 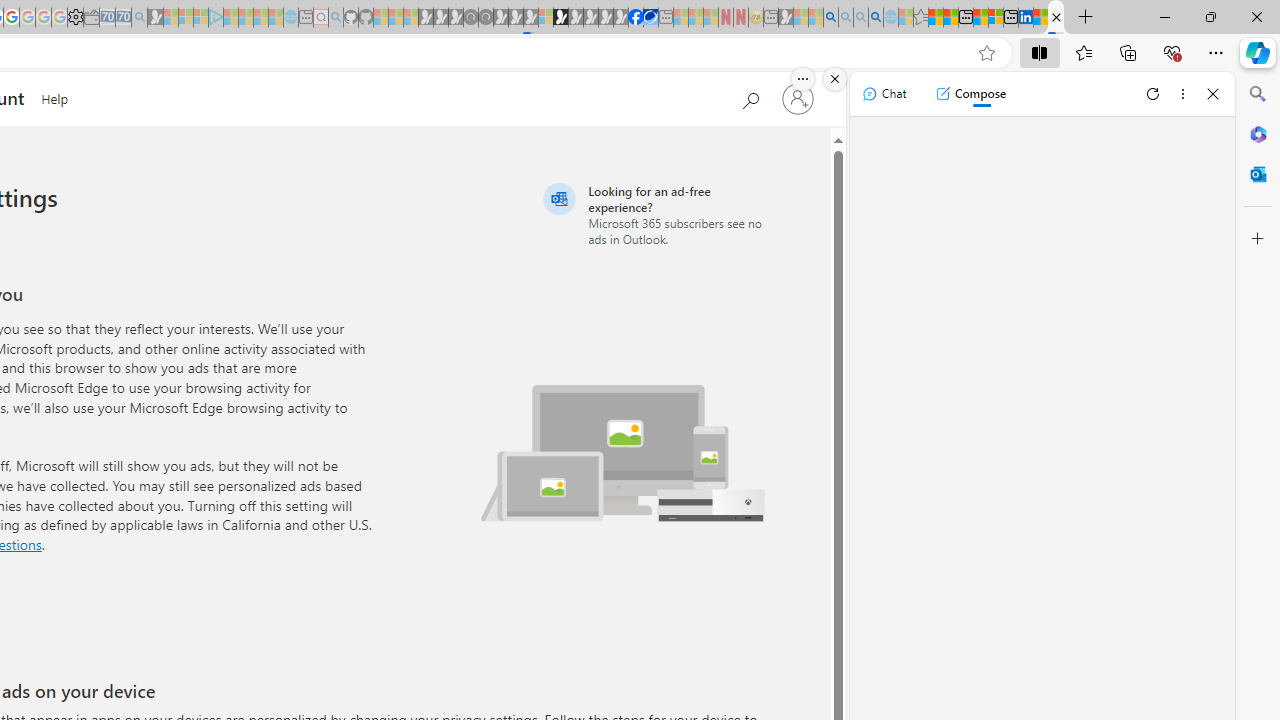 What do you see at coordinates (485, 17) in the screenshot?
I see `'Future Focus Report 2024 - Sleeping'` at bounding box center [485, 17].